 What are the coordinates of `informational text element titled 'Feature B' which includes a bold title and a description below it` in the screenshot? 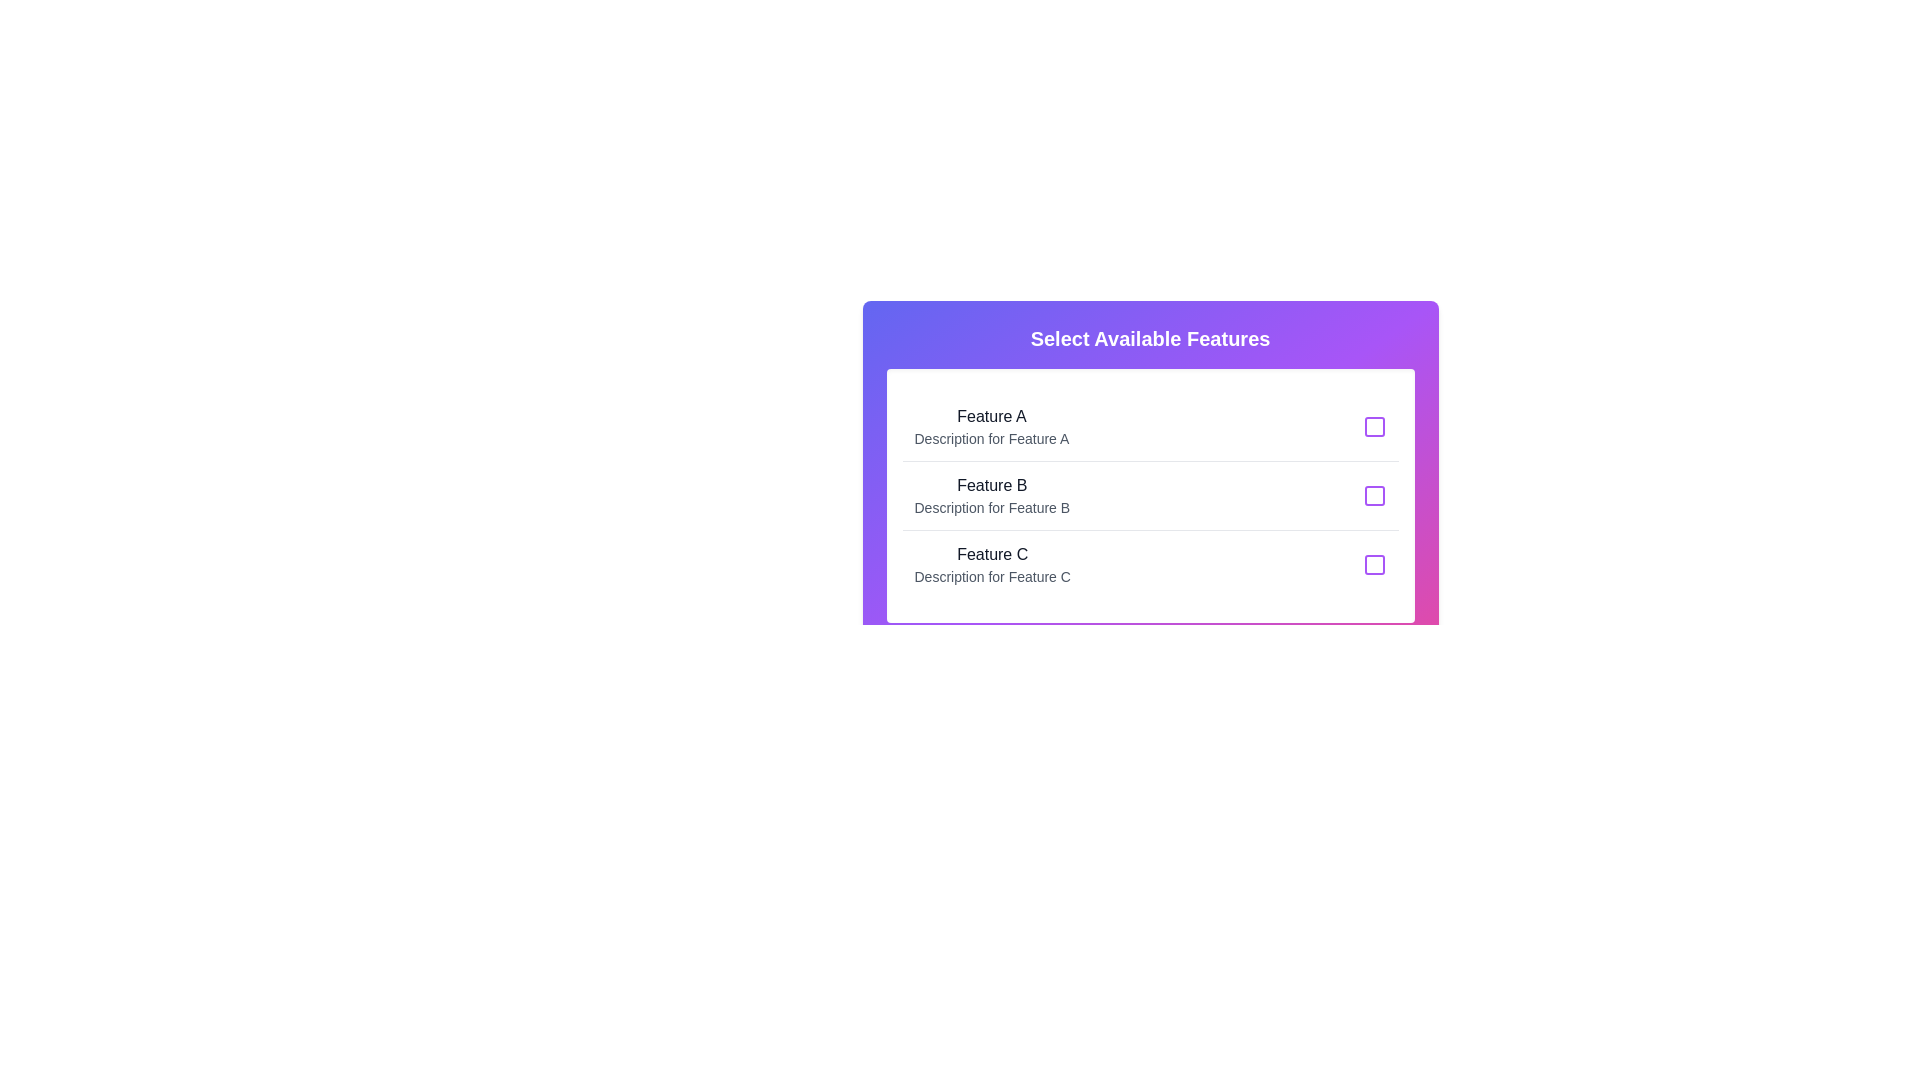 It's located at (992, 495).